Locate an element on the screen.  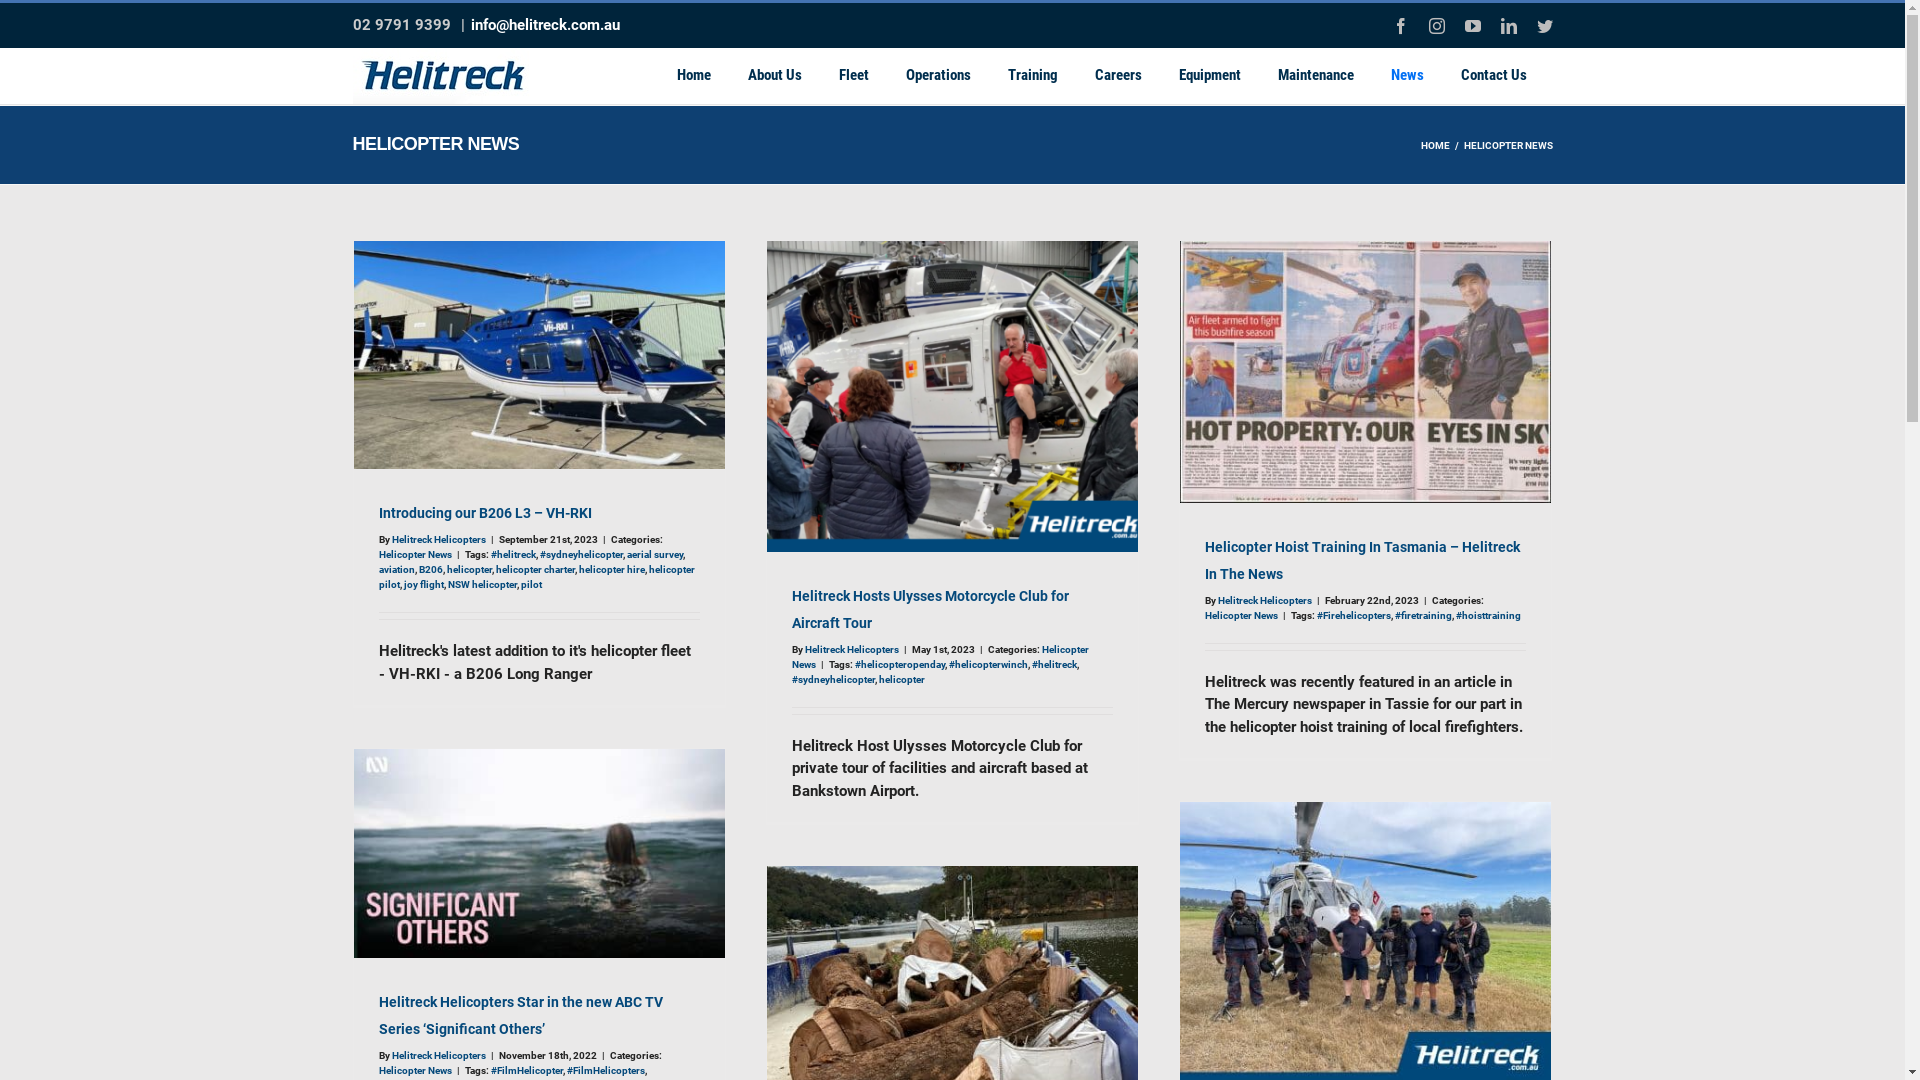
'Twitter' is located at coordinates (1543, 26).